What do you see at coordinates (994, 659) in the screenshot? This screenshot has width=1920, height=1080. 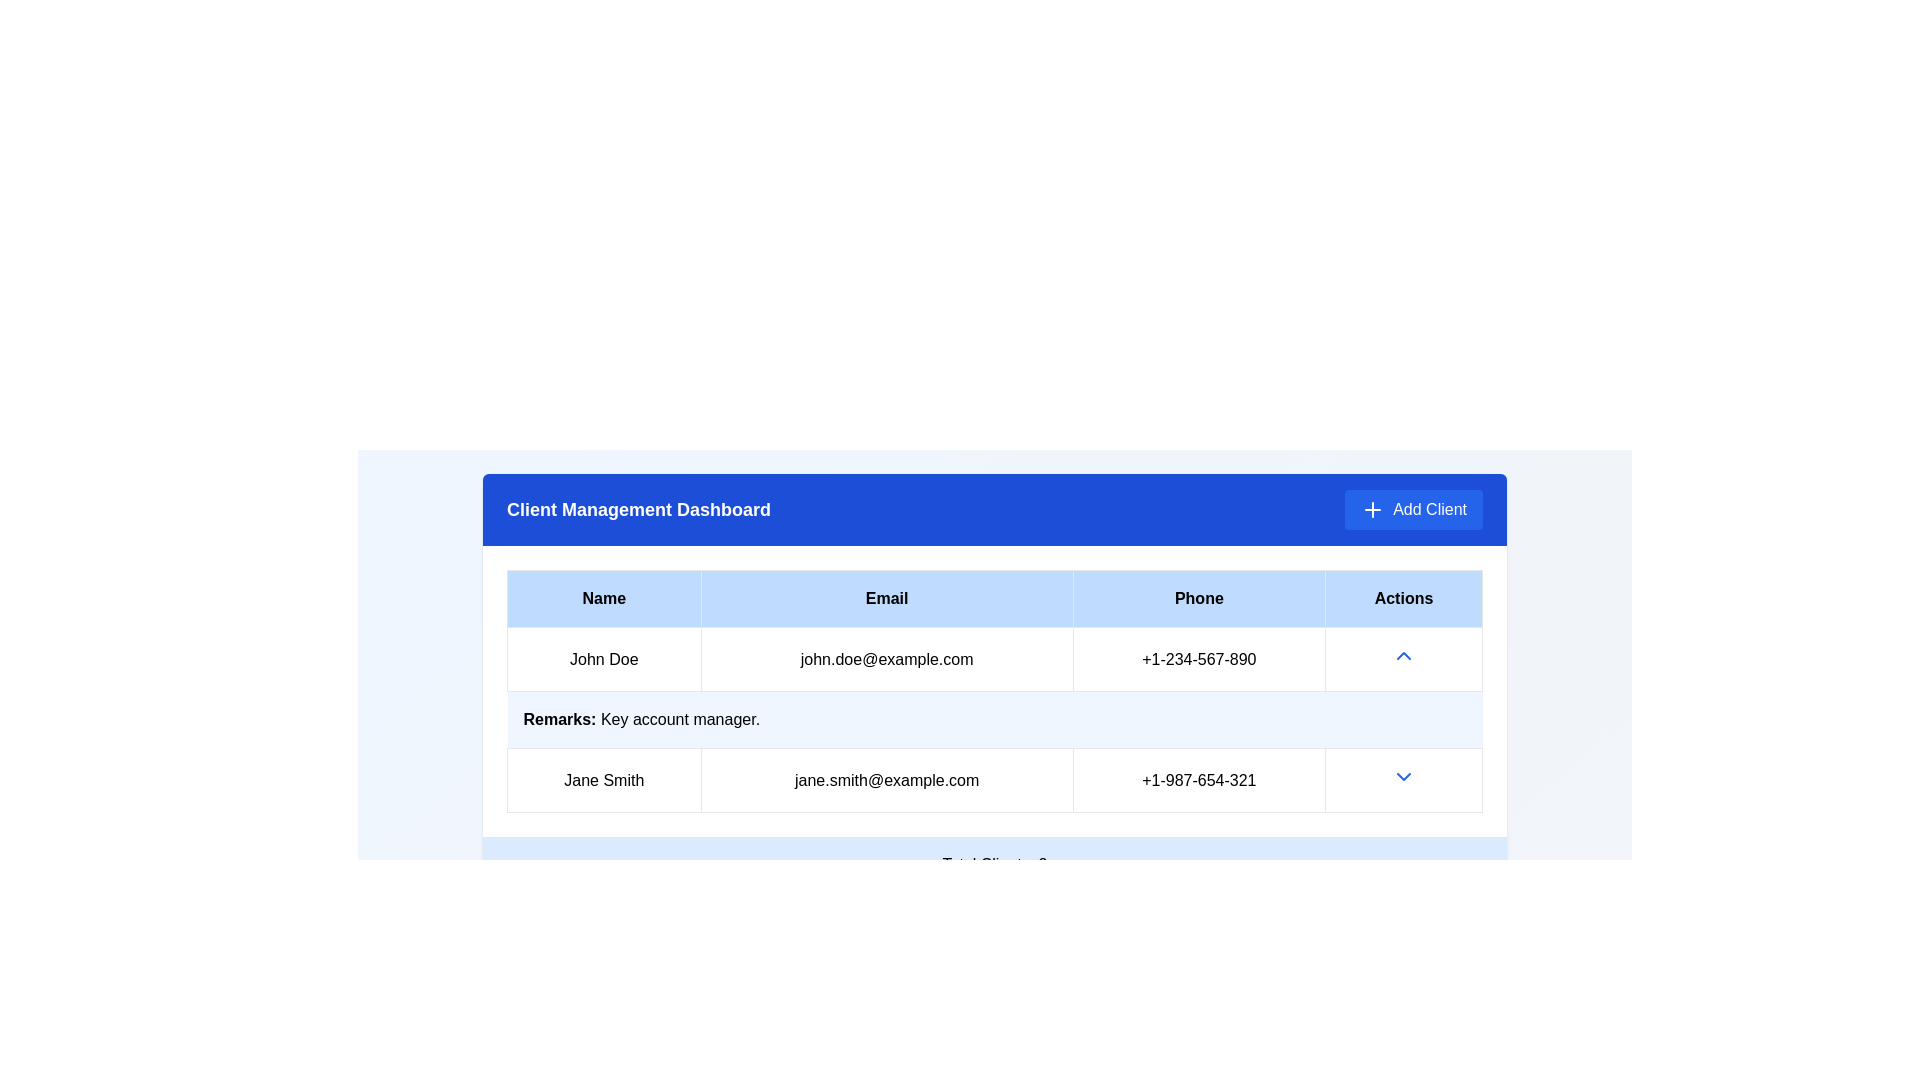 I see `the first row of the table displaying user information, which includes the headers 'Name', 'Email', and 'Phone'` at bounding box center [994, 659].